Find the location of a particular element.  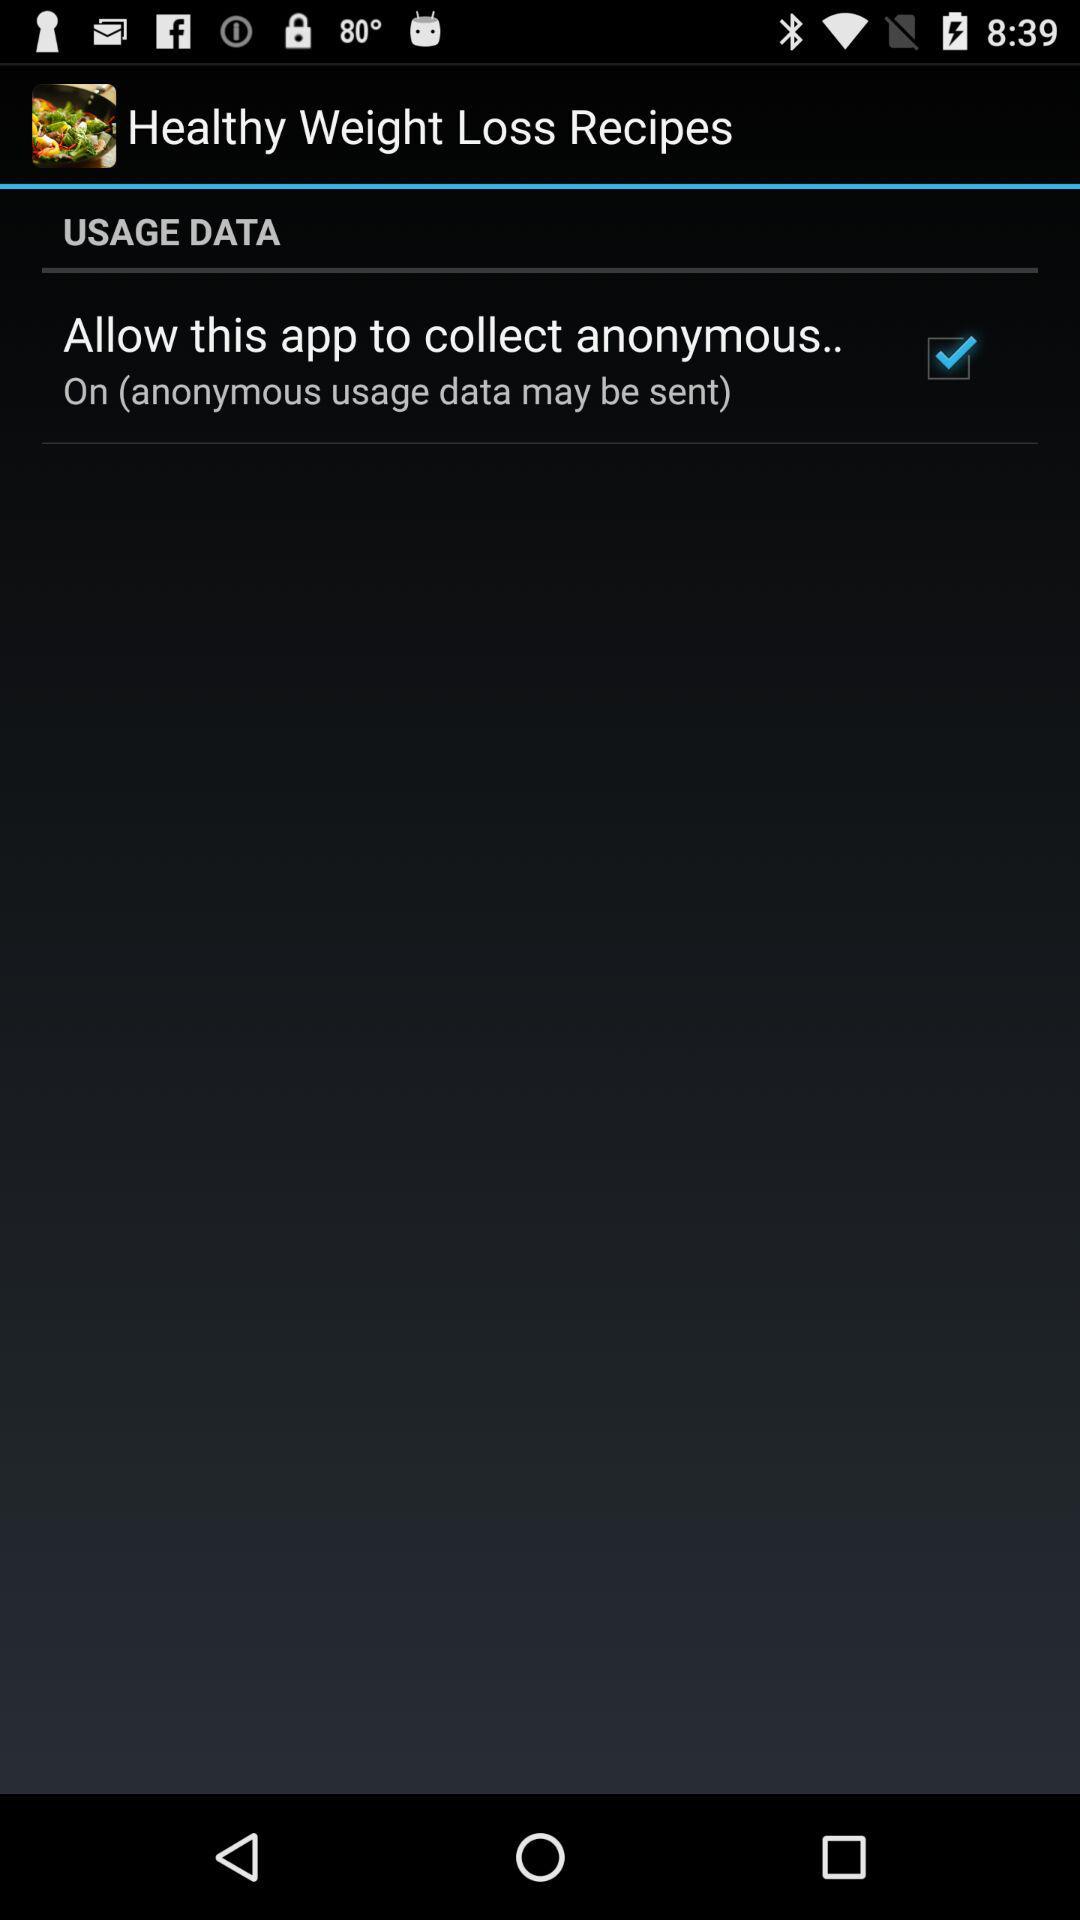

item at the top right corner is located at coordinates (947, 358).